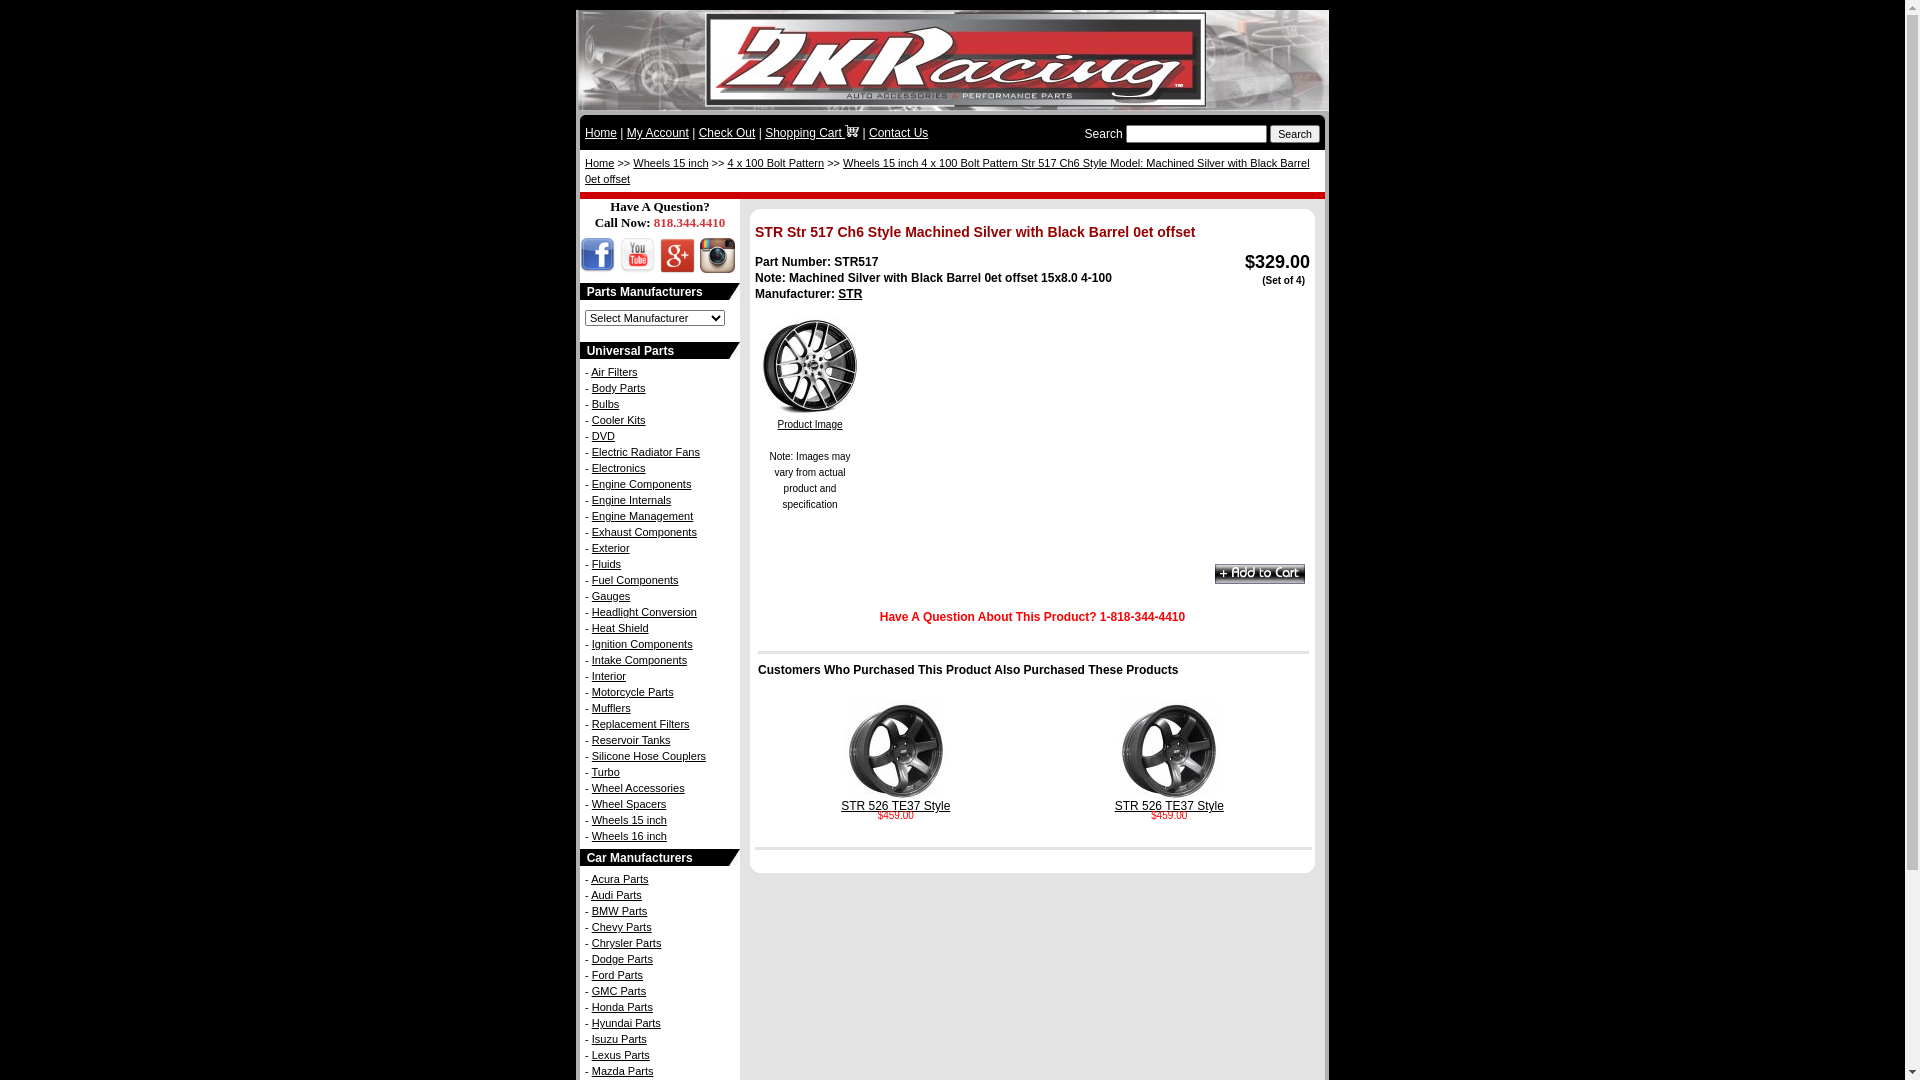 The image size is (1920, 1080). I want to click on 'Wheel Accessories', so click(637, 786).